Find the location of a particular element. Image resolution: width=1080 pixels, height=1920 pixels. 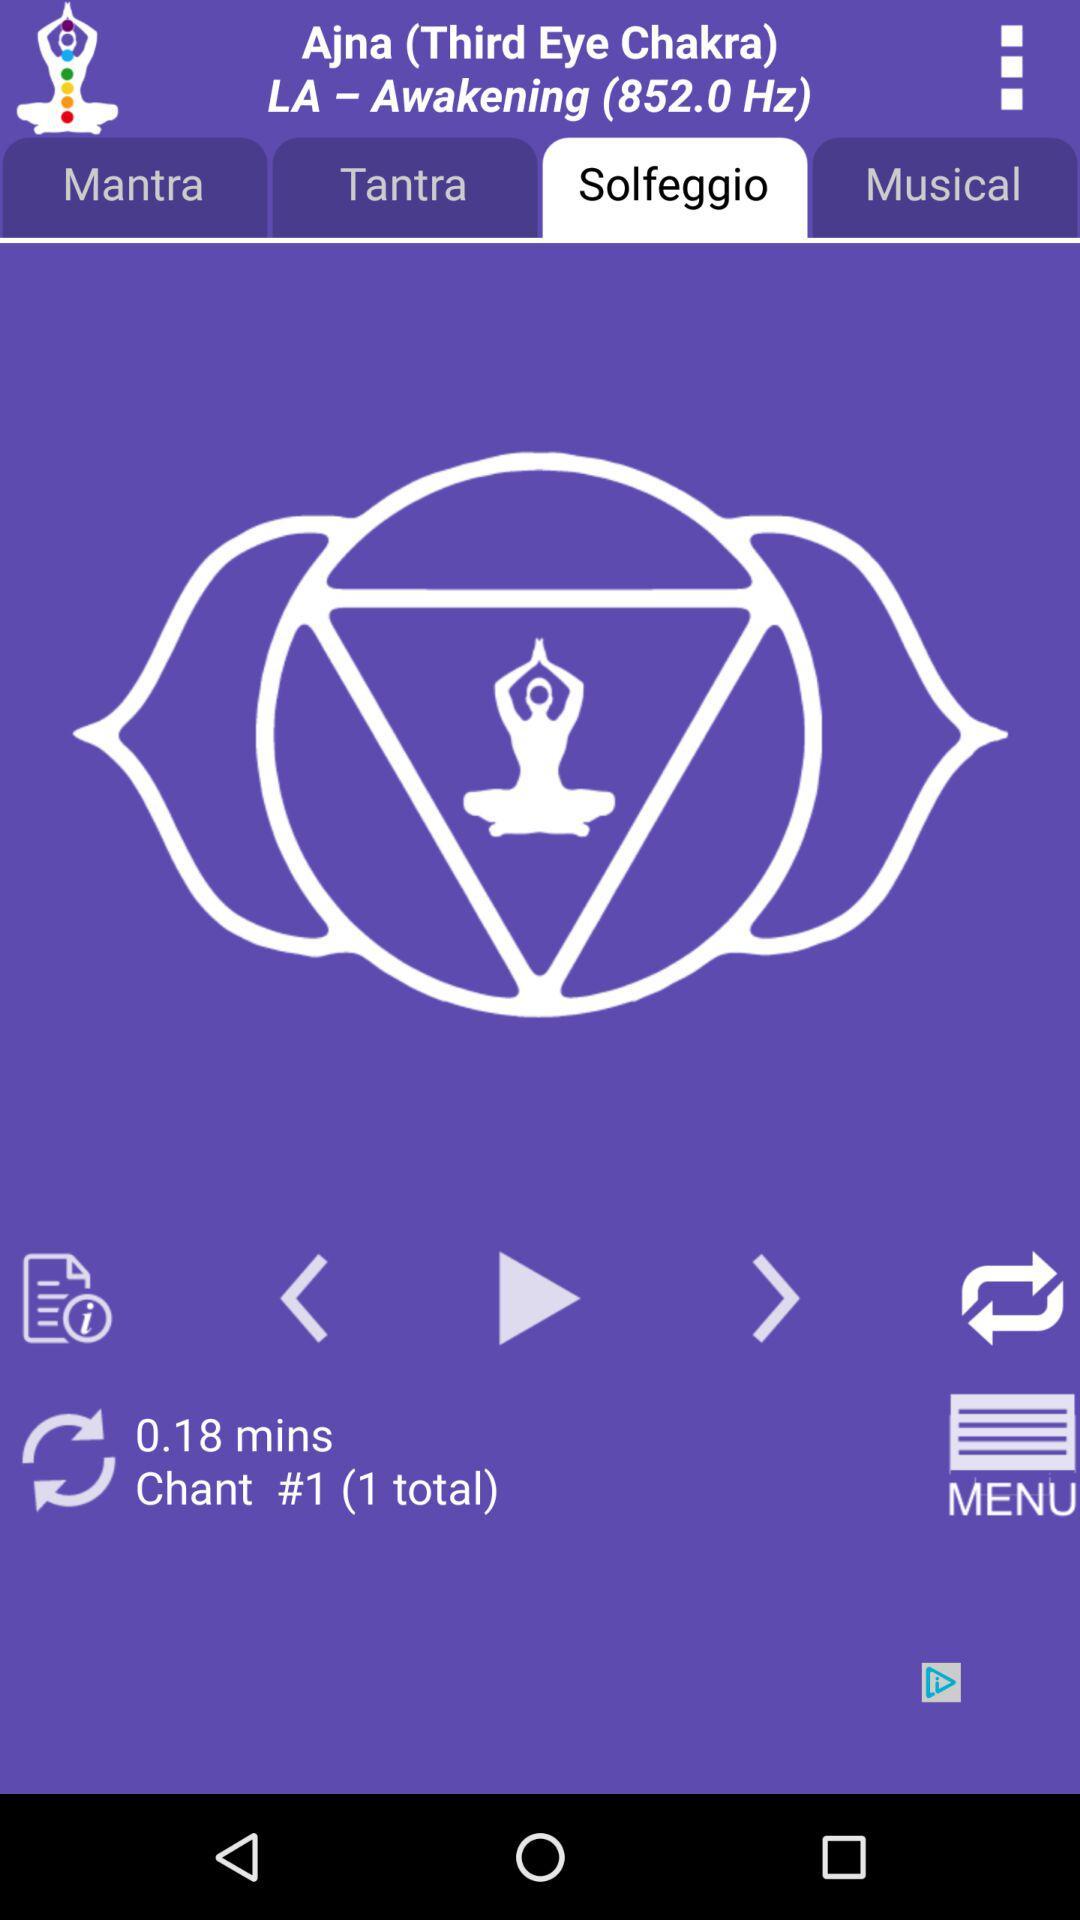

reload page is located at coordinates (1012, 1298).